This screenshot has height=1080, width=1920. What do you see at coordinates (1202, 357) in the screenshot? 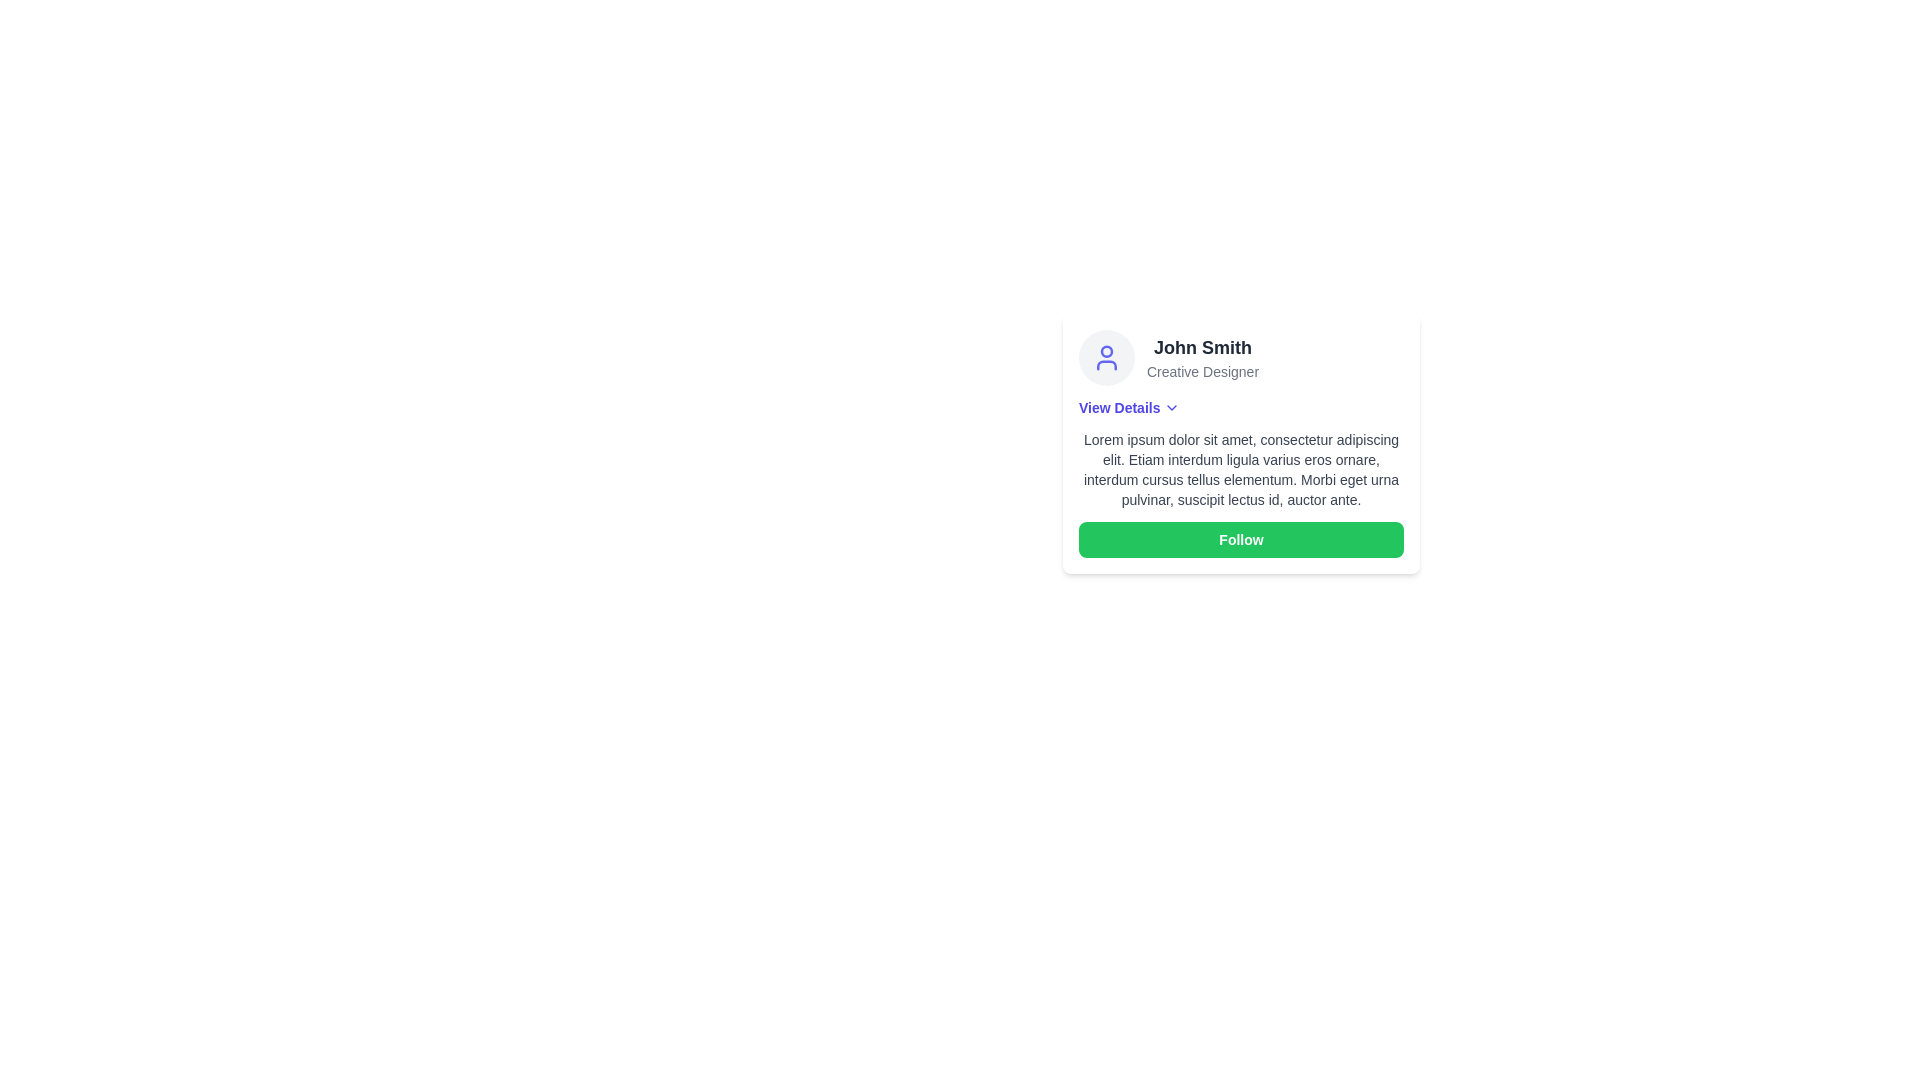
I see `the text block displaying 'John Smith' and 'Creative Designer' within the profile card, which is located to the right of the circular avatar icon and above the 'View Details' link` at bounding box center [1202, 357].